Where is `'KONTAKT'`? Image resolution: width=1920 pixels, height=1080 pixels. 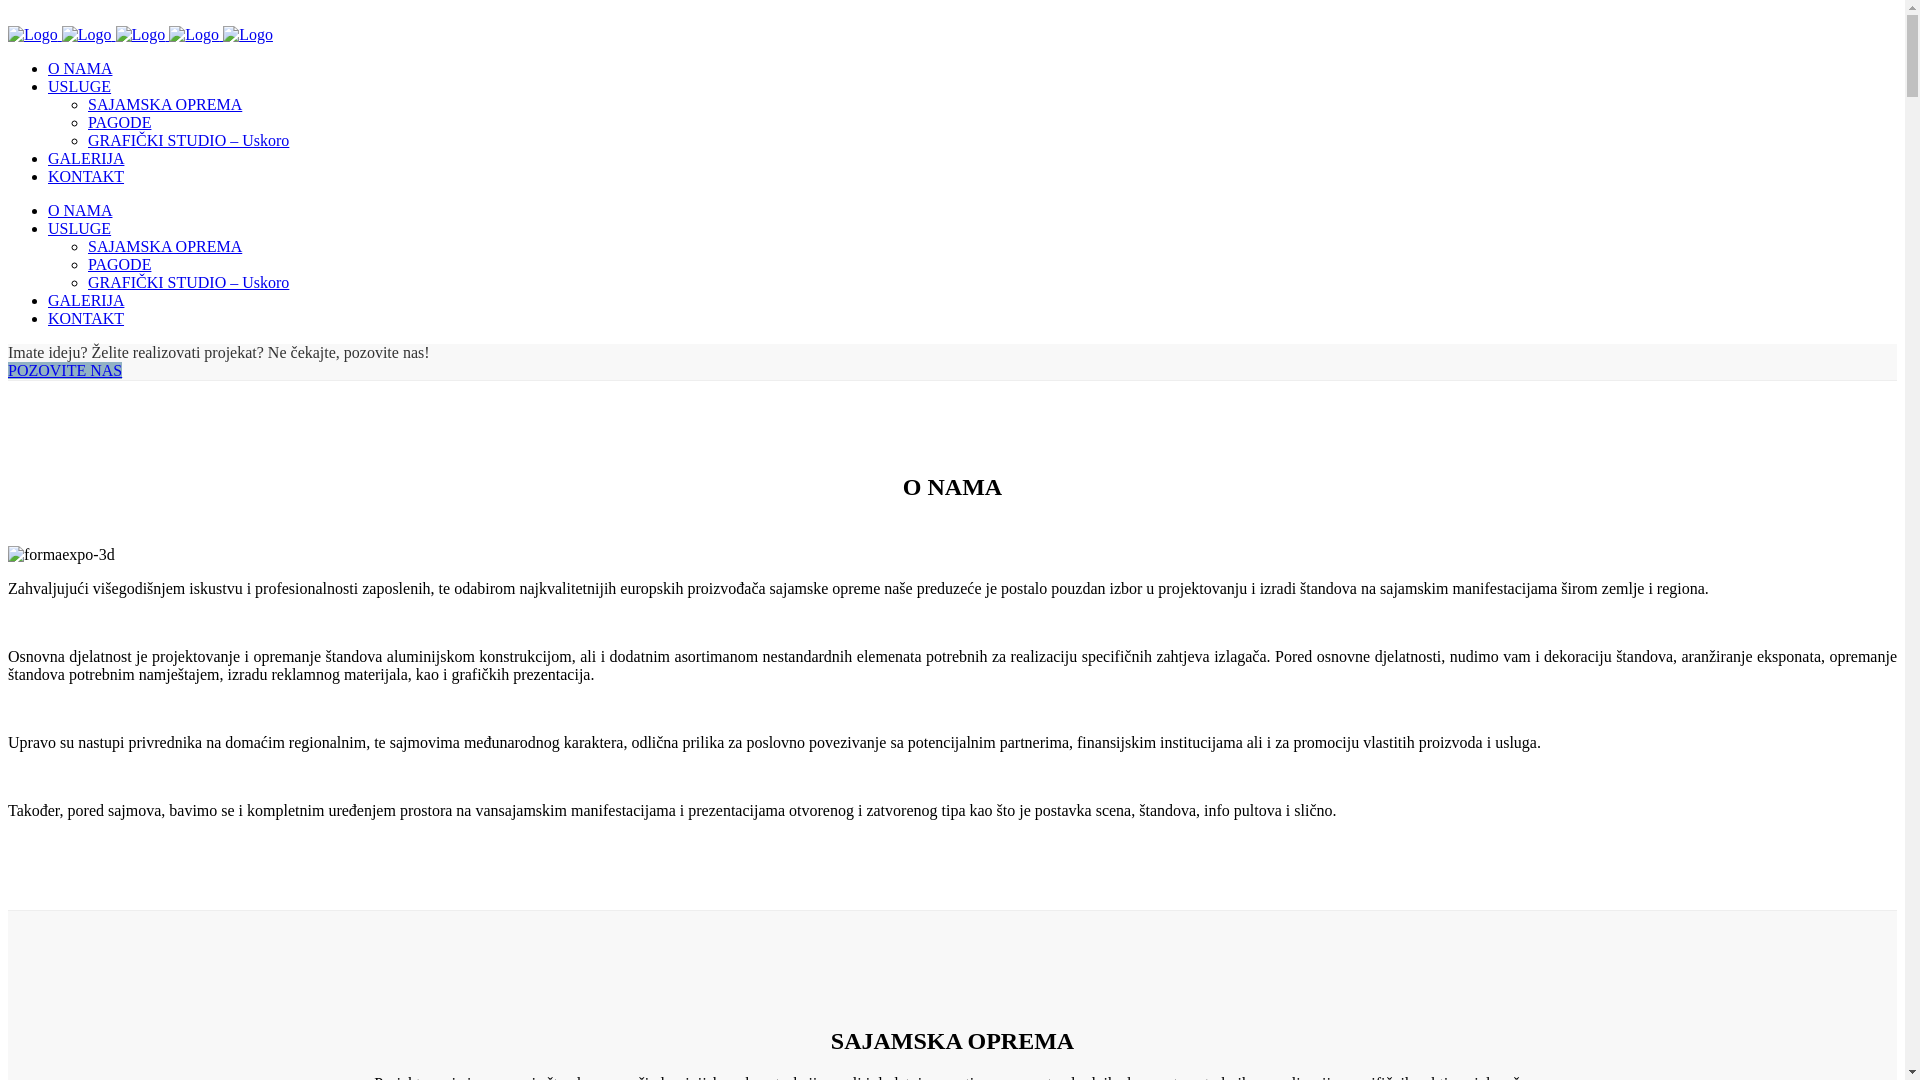
'KONTAKT' is located at coordinates (85, 175).